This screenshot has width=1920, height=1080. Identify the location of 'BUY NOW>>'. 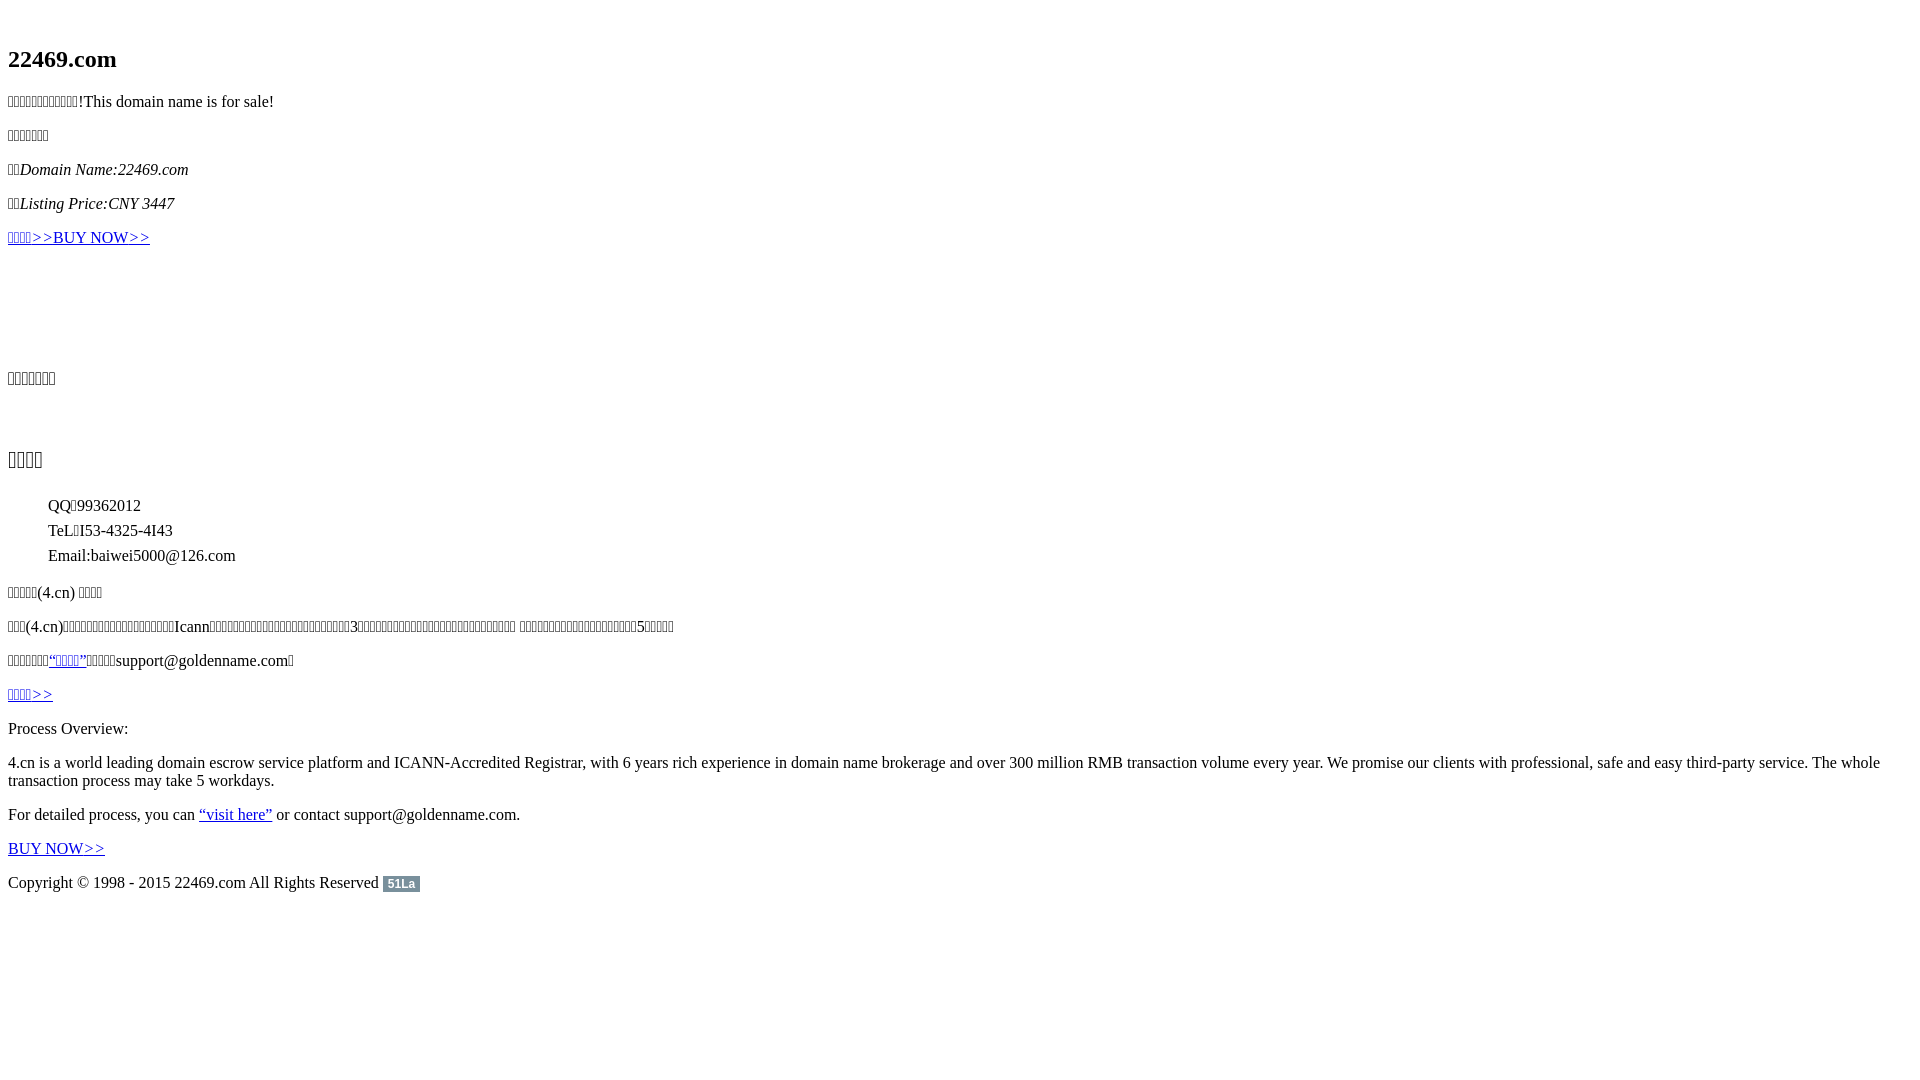
(56, 848).